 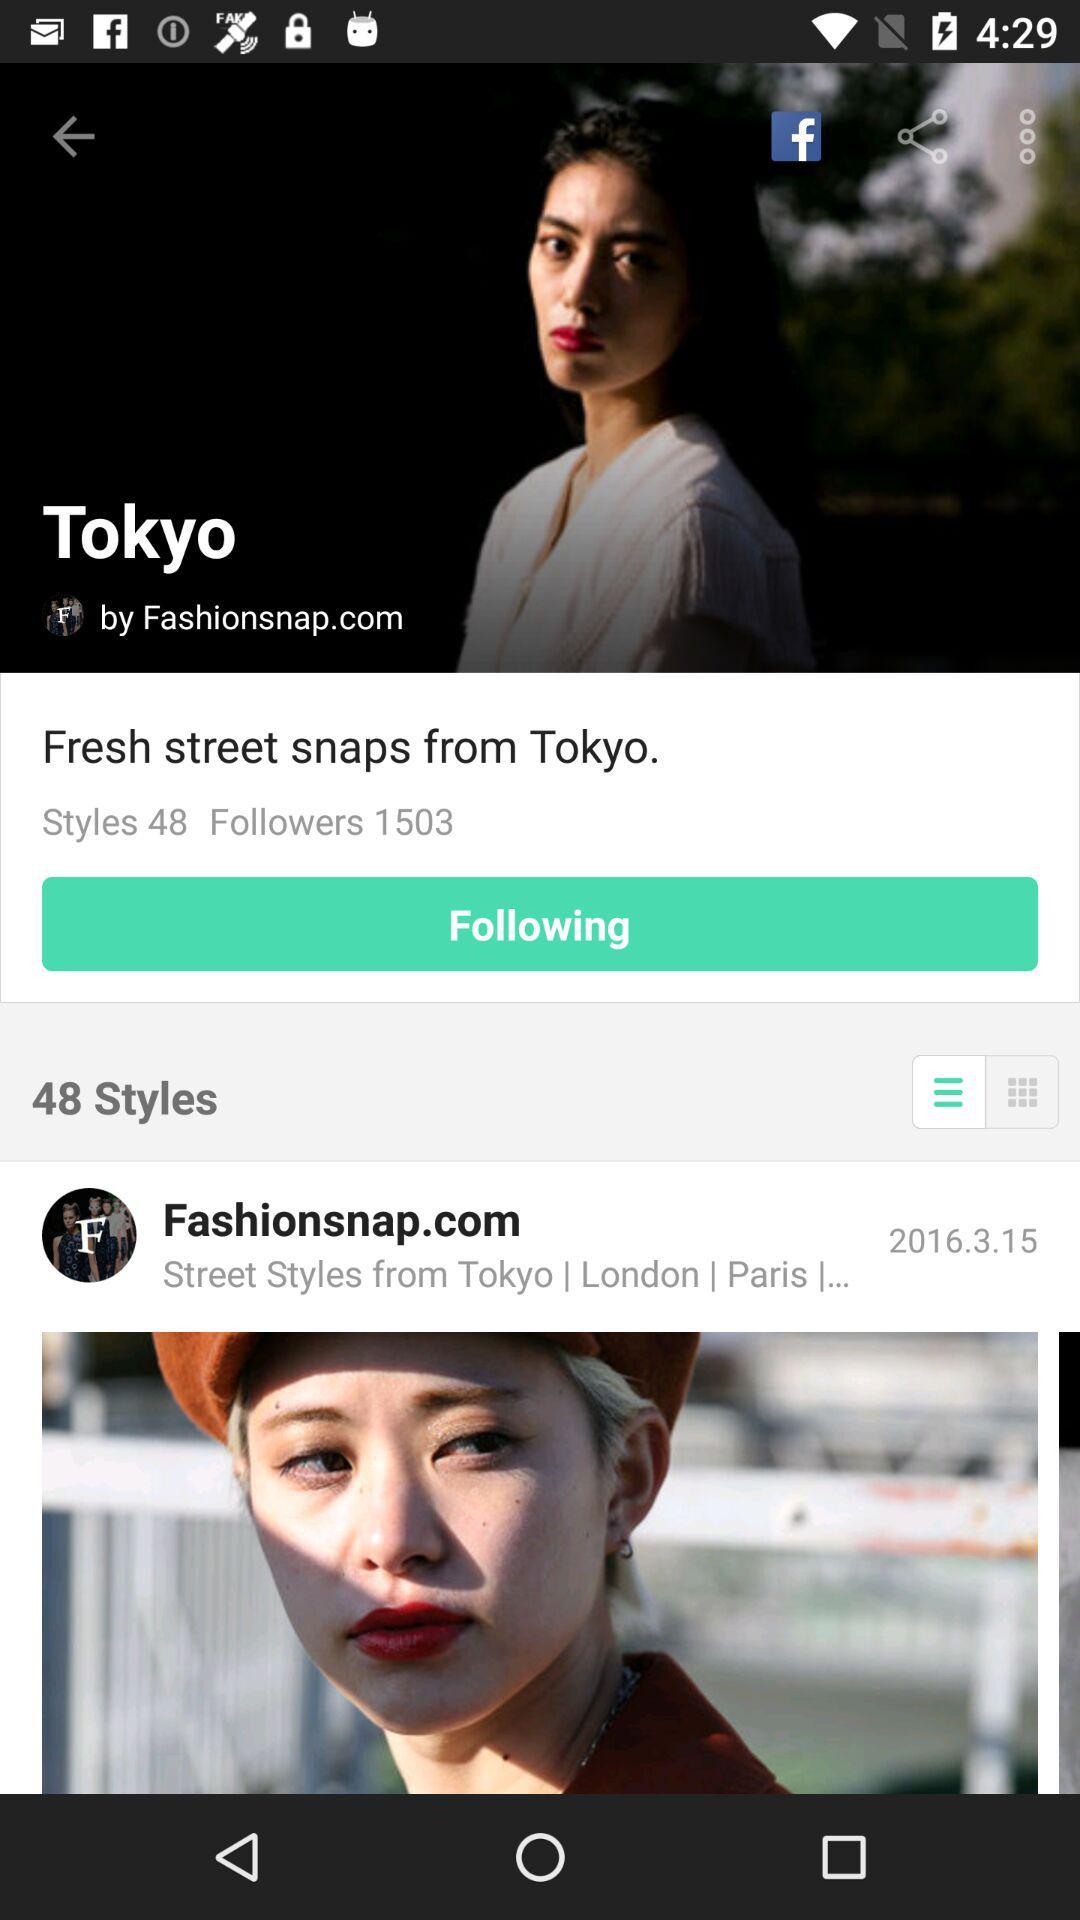 What do you see at coordinates (947, 1090) in the screenshot?
I see `the item below the following item` at bounding box center [947, 1090].